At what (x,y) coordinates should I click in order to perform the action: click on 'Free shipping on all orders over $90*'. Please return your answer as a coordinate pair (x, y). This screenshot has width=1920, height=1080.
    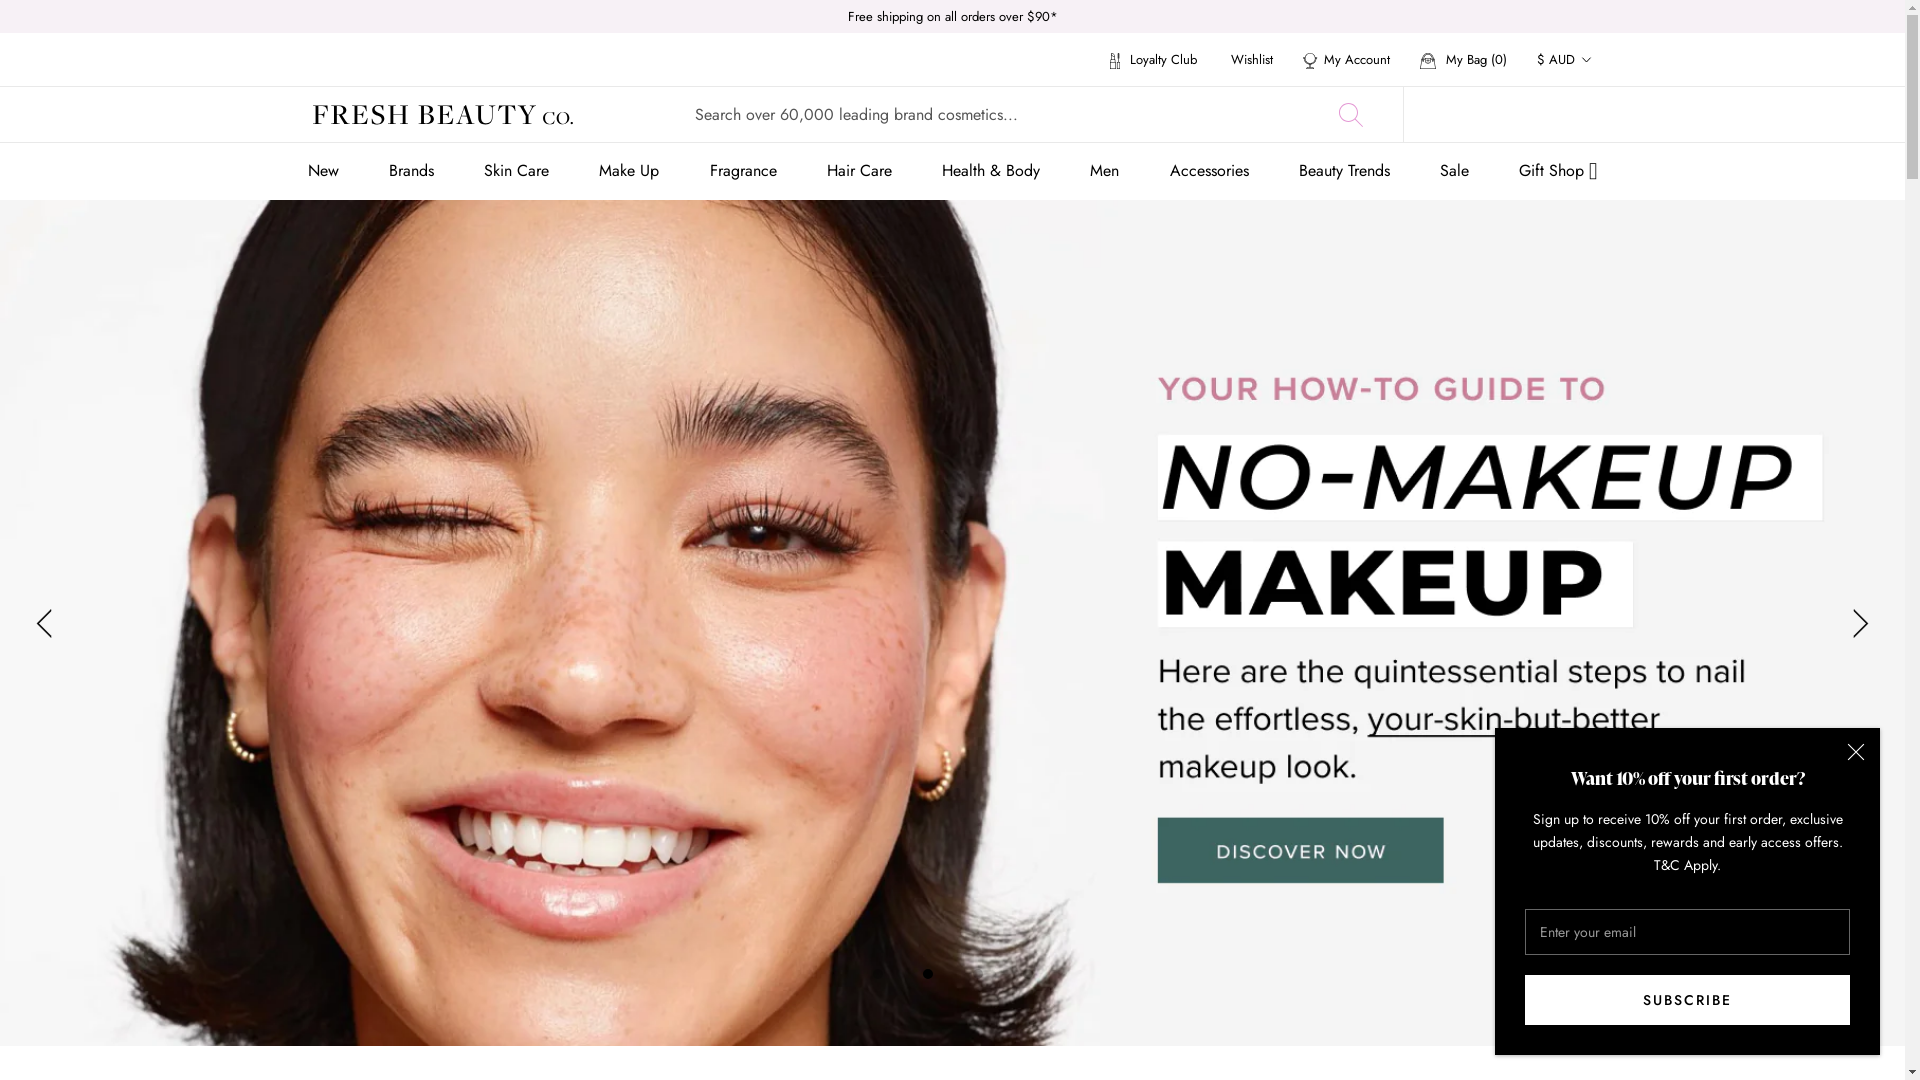
    Looking at the image, I should click on (952, 16).